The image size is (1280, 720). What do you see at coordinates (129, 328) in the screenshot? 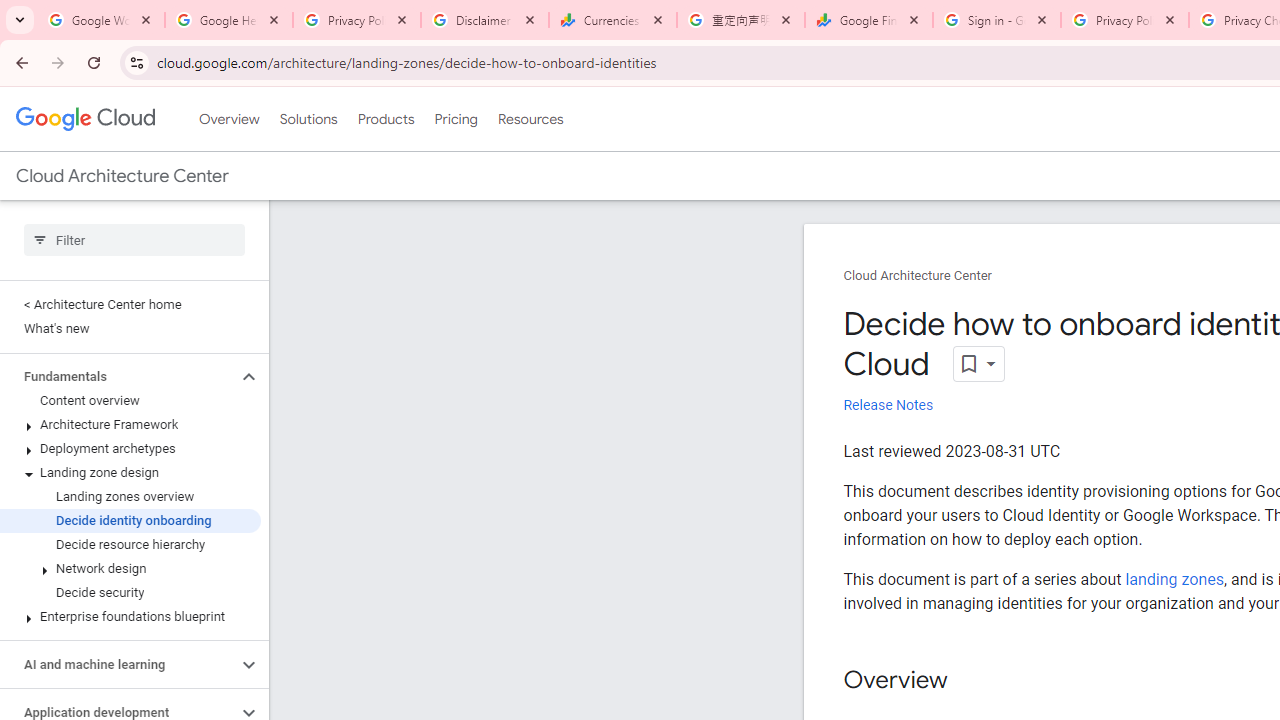
I see `'What'` at bounding box center [129, 328].